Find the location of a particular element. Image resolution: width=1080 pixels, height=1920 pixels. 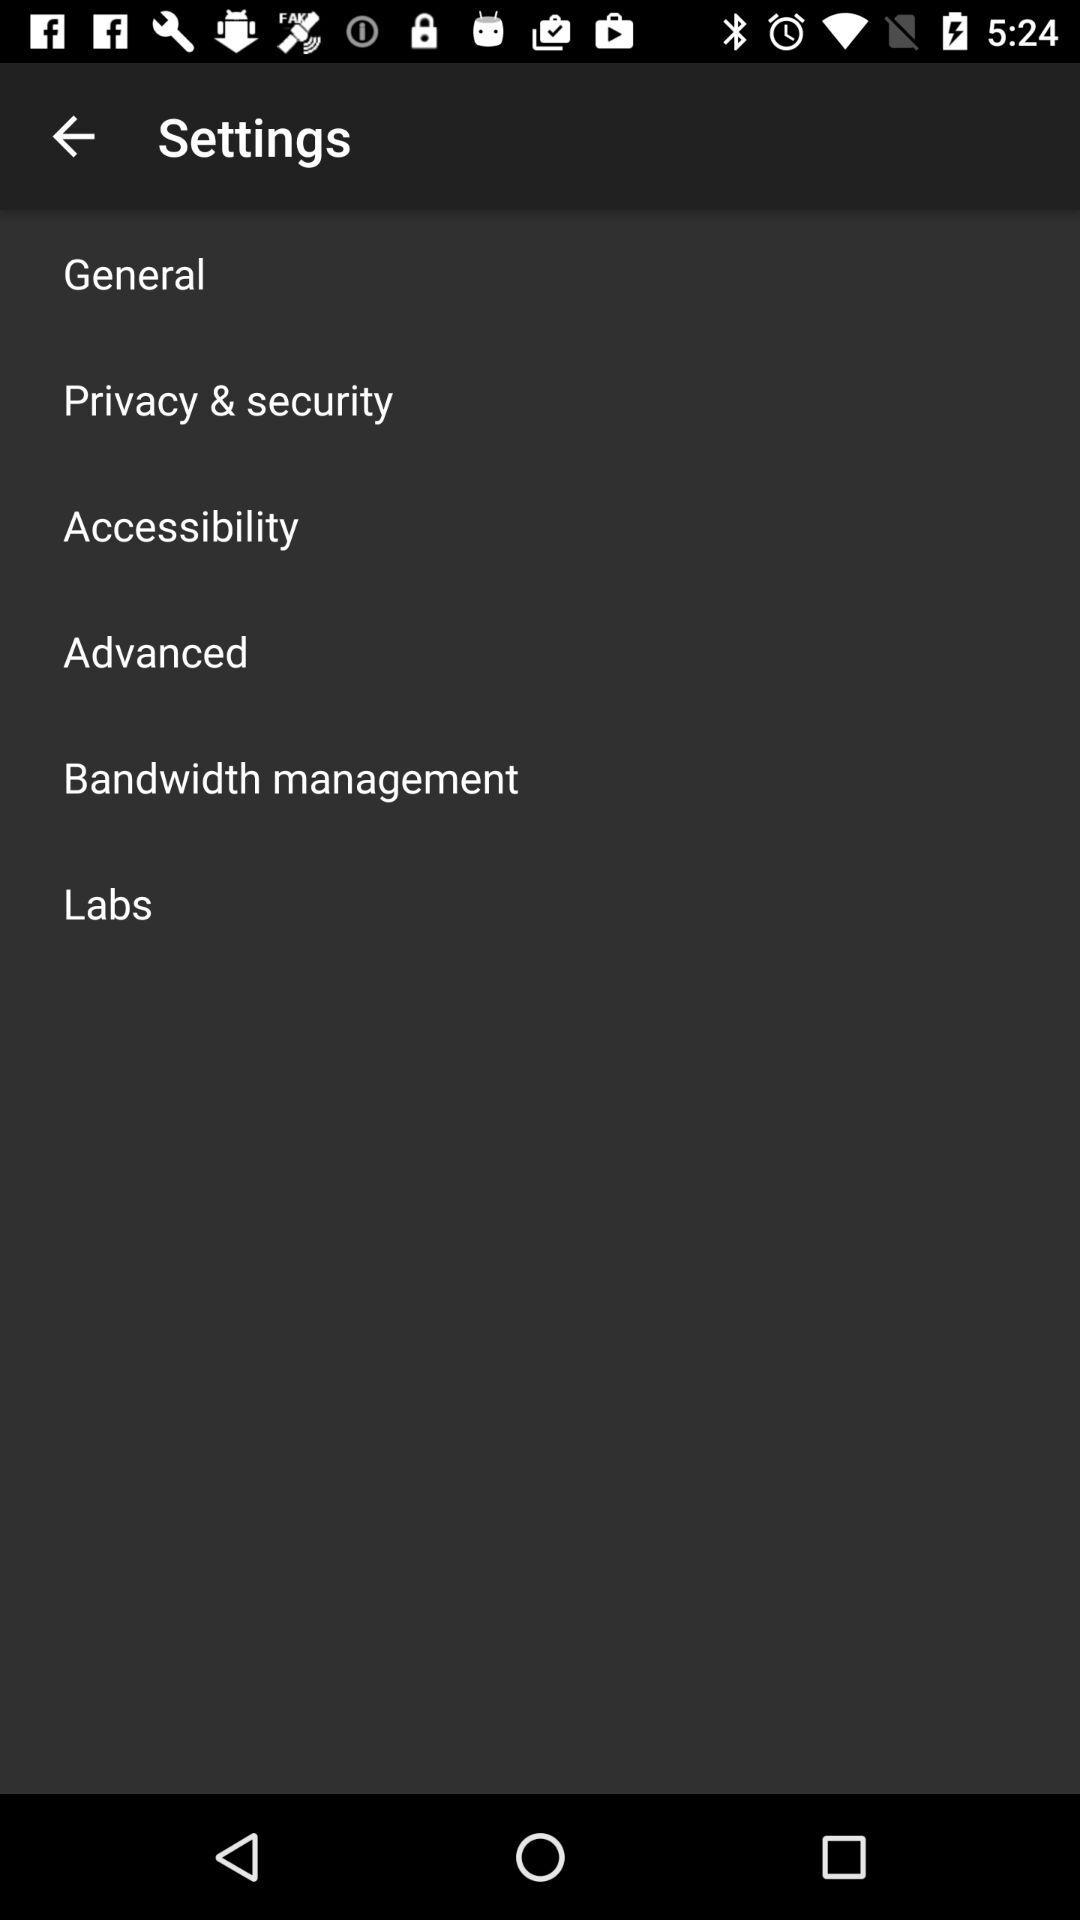

item below the general icon is located at coordinates (227, 398).